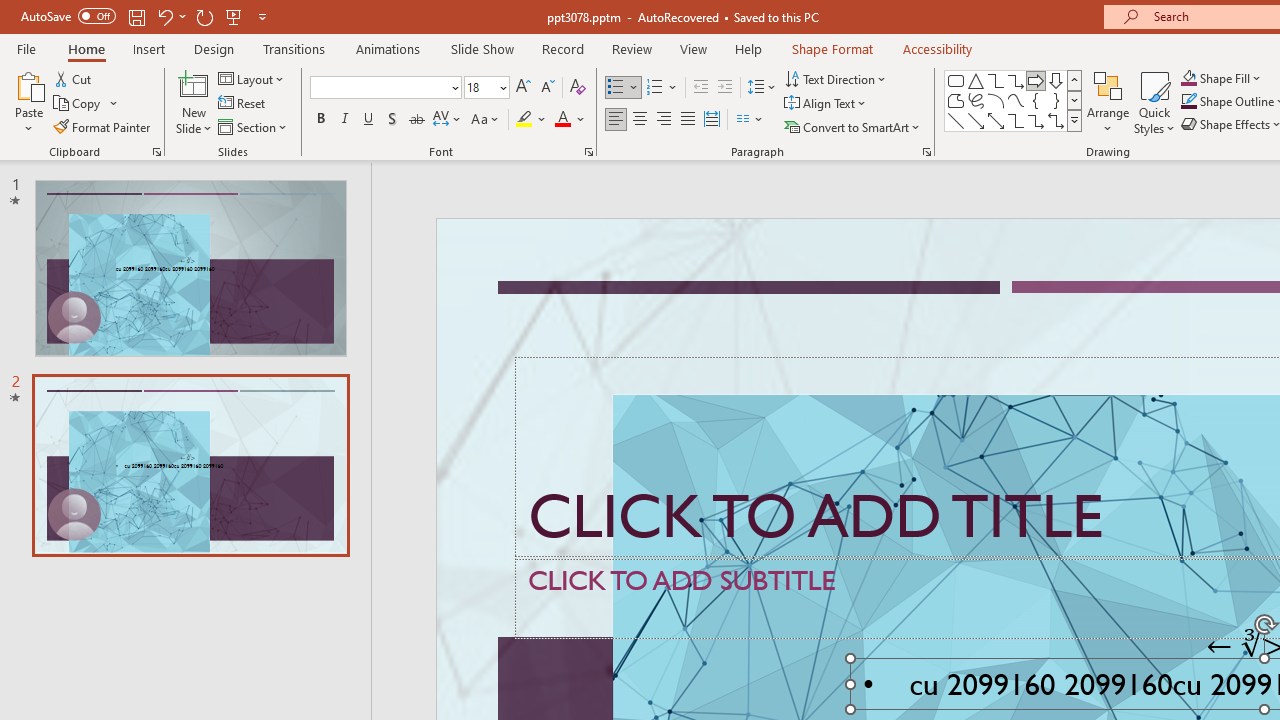  Describe the element at coordinates (1055, 120) in the screenshot. I see `'Connector: Elbow Double-Arrow'` at that location.